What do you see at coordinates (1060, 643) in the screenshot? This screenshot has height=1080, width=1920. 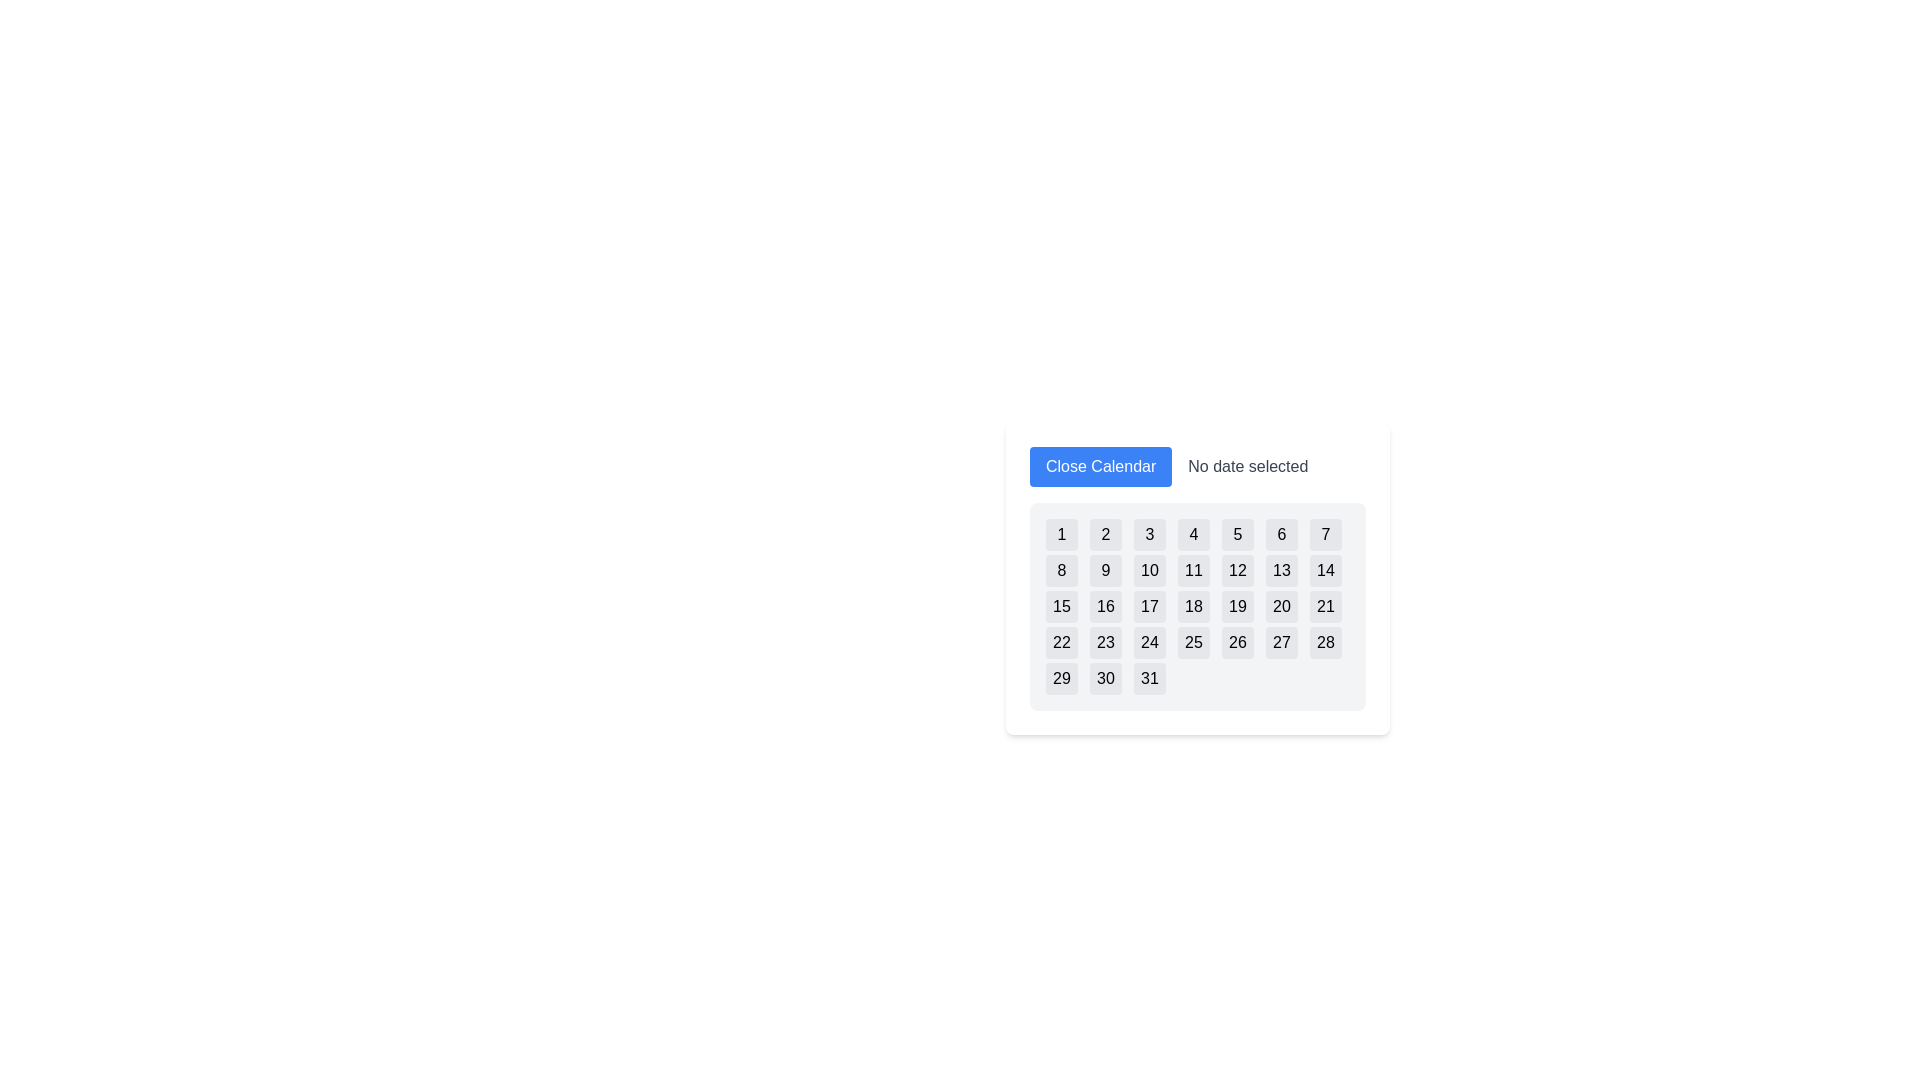 I see `the button representing the 22nd day in the calendar` at bounding box center [1060, 643].